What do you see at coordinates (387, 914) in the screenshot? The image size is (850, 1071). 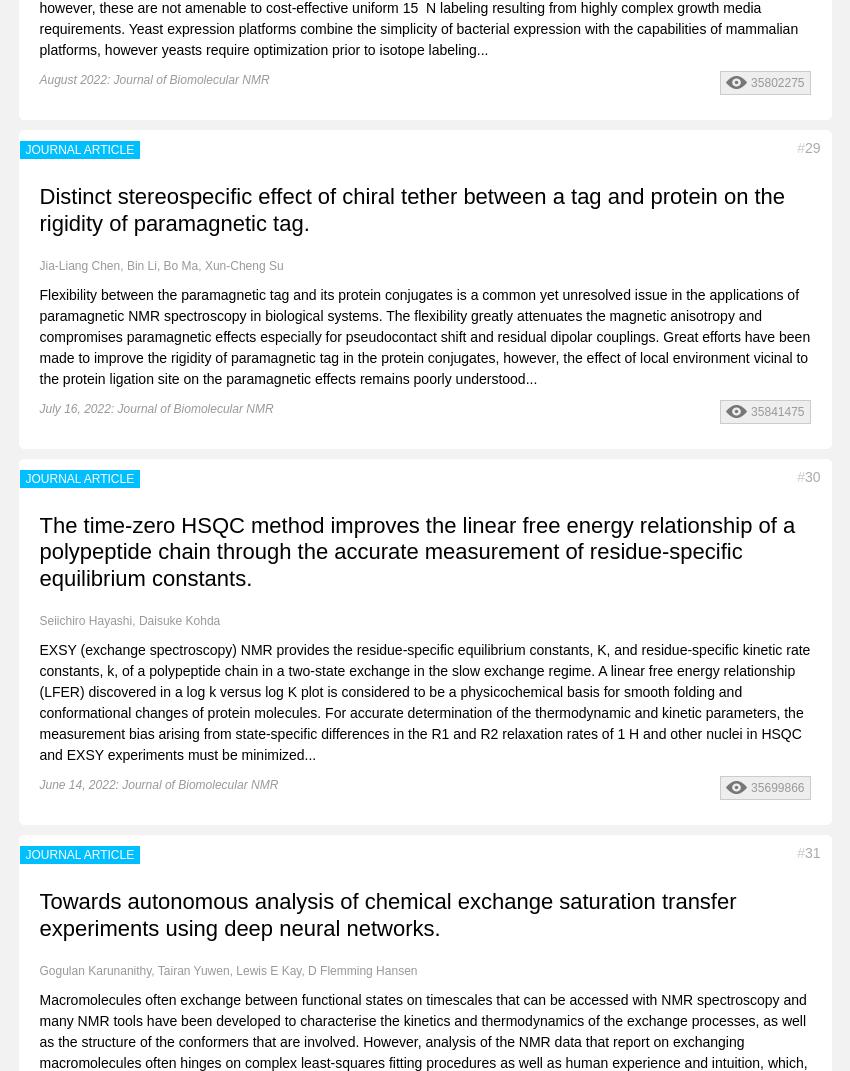 I see `'Towards autonomous analysis of chemical exchange saturation transfer experiments using deep neural networks.'` at bounding box center [387, 914].